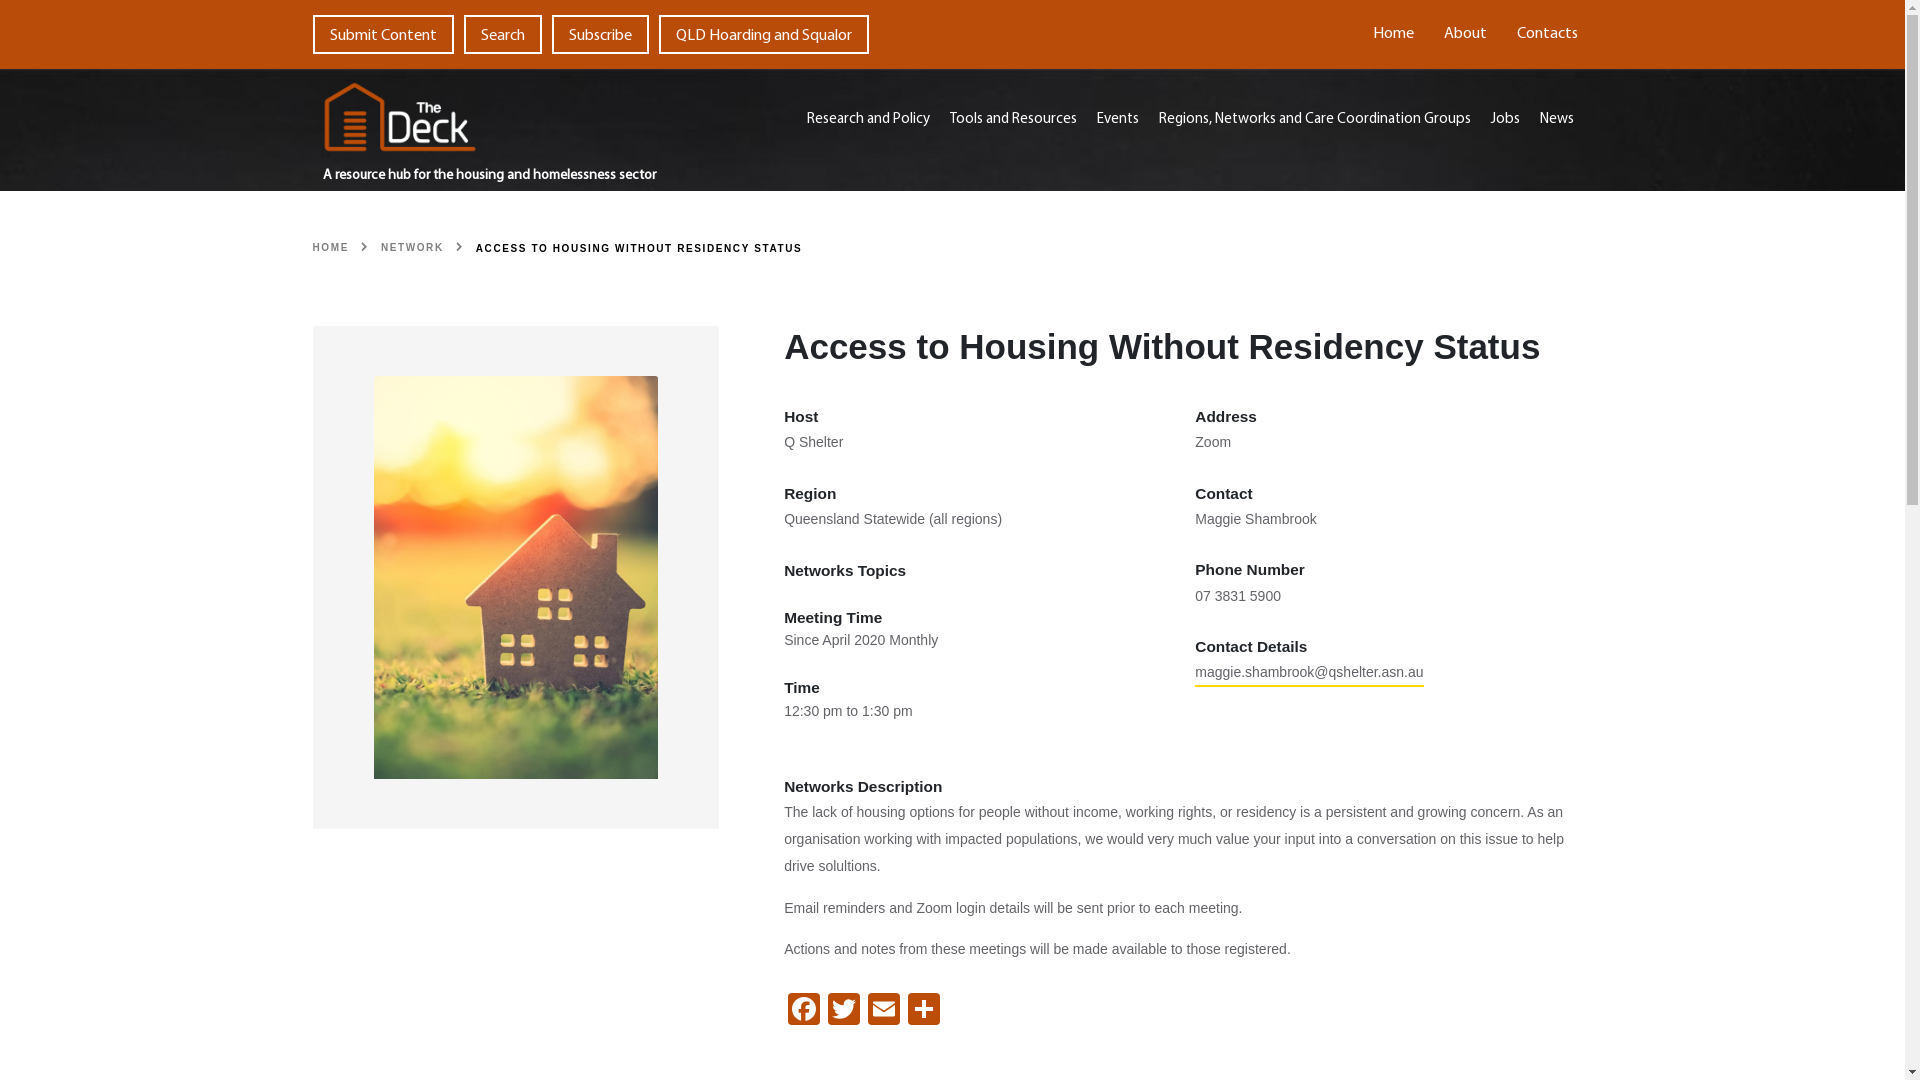 The height and width of the screenshot is (1080, 1920). Describe the element at coordinates (599, 34) in the screenshot. I see `'Subscribe'` at that location.